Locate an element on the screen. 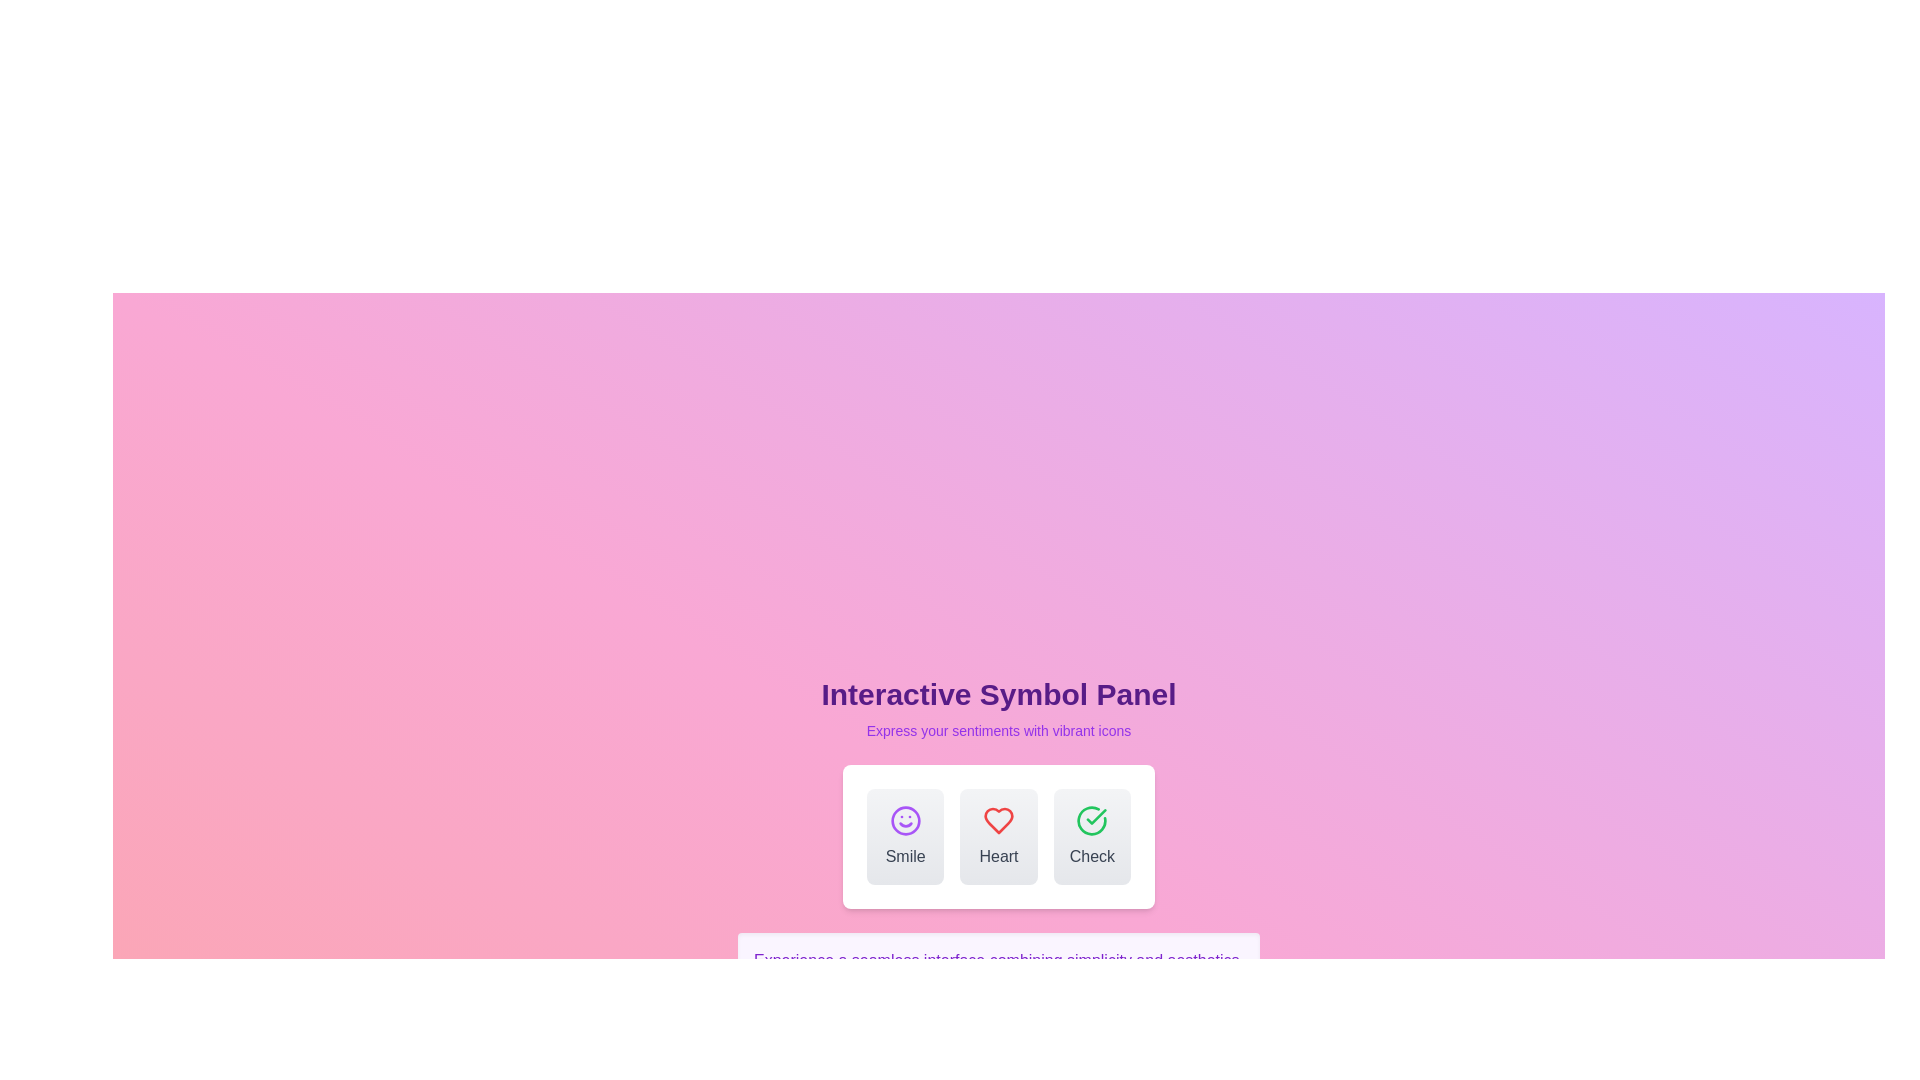  the interactive button representing the 'Heart', the second card in the Interactive Symbol Panel is located at coordinates (998, 837).